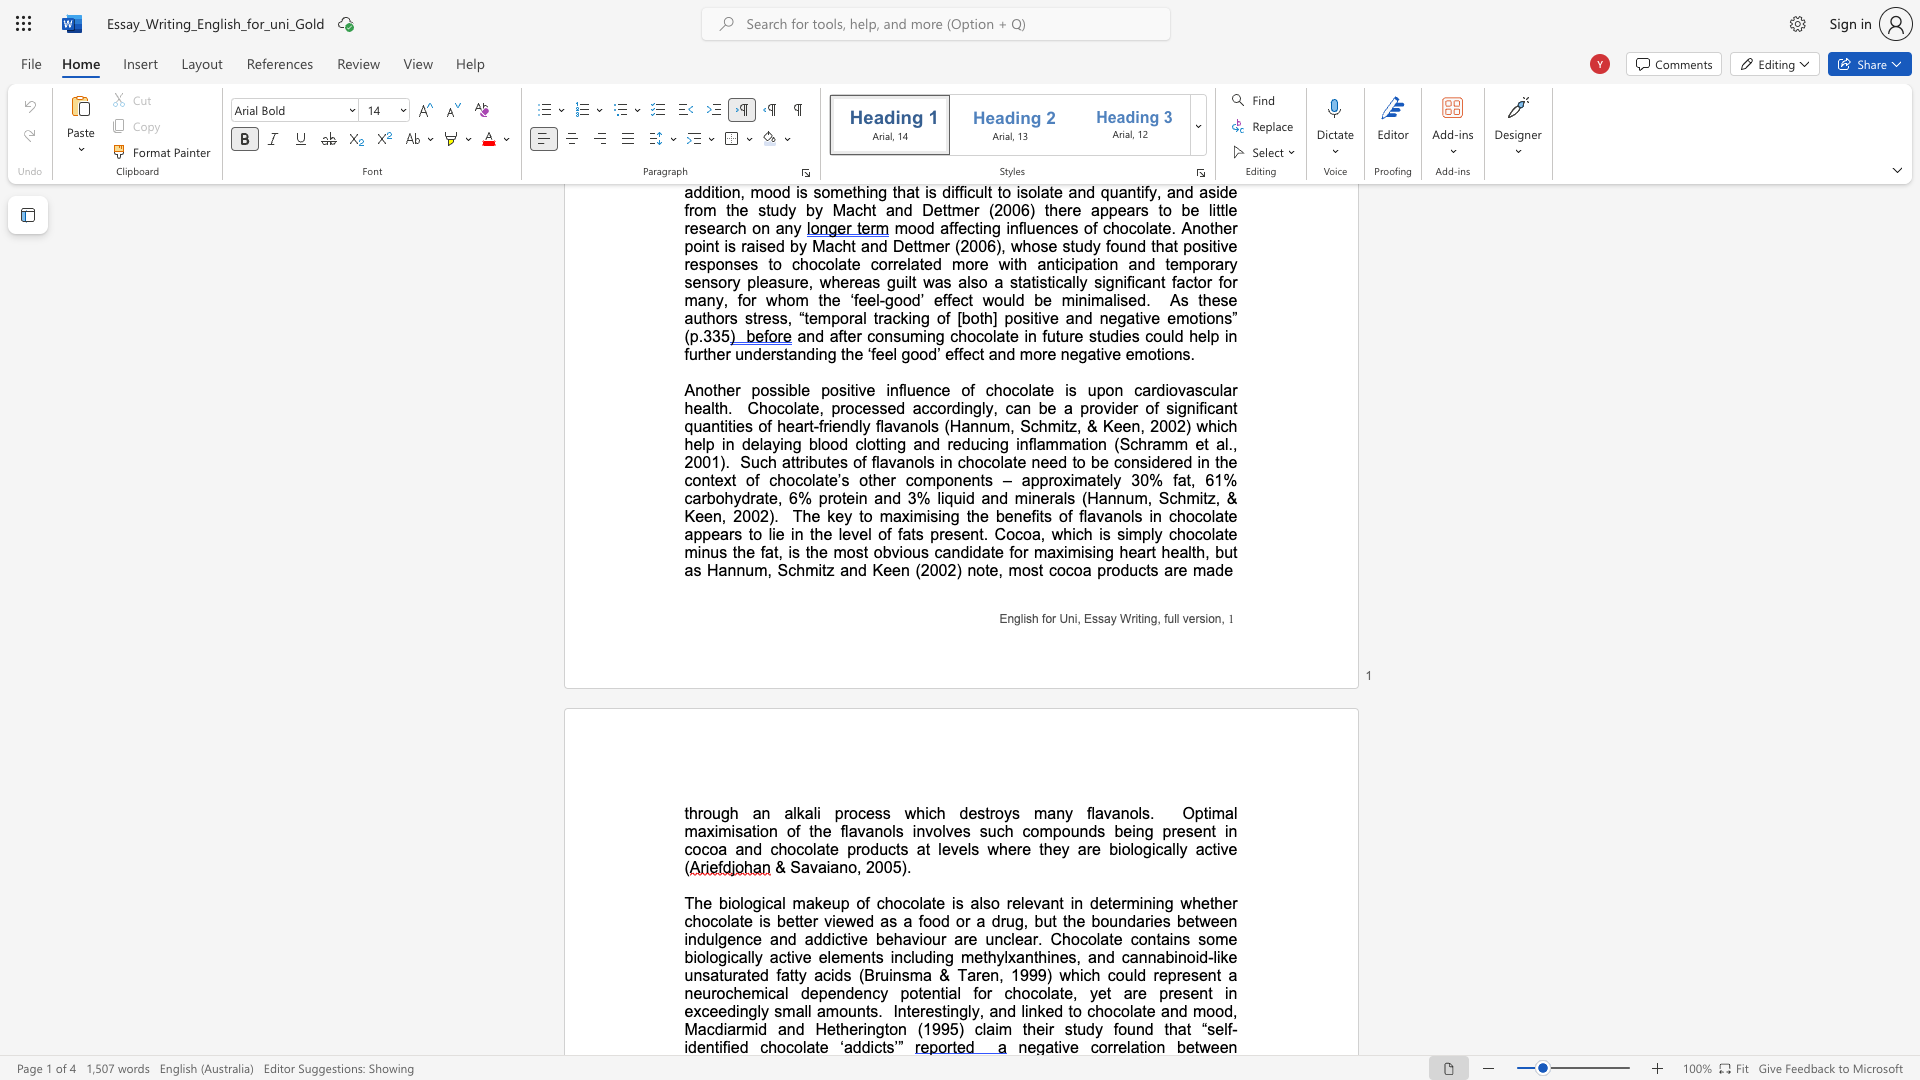 This screenshot has height=1080, width=1920. Describe the element at coordinates (1207, 617) in the screenshot. I see `the subset text "on" within the text "English for Uni, Essay Writing, full version,"` at that location.